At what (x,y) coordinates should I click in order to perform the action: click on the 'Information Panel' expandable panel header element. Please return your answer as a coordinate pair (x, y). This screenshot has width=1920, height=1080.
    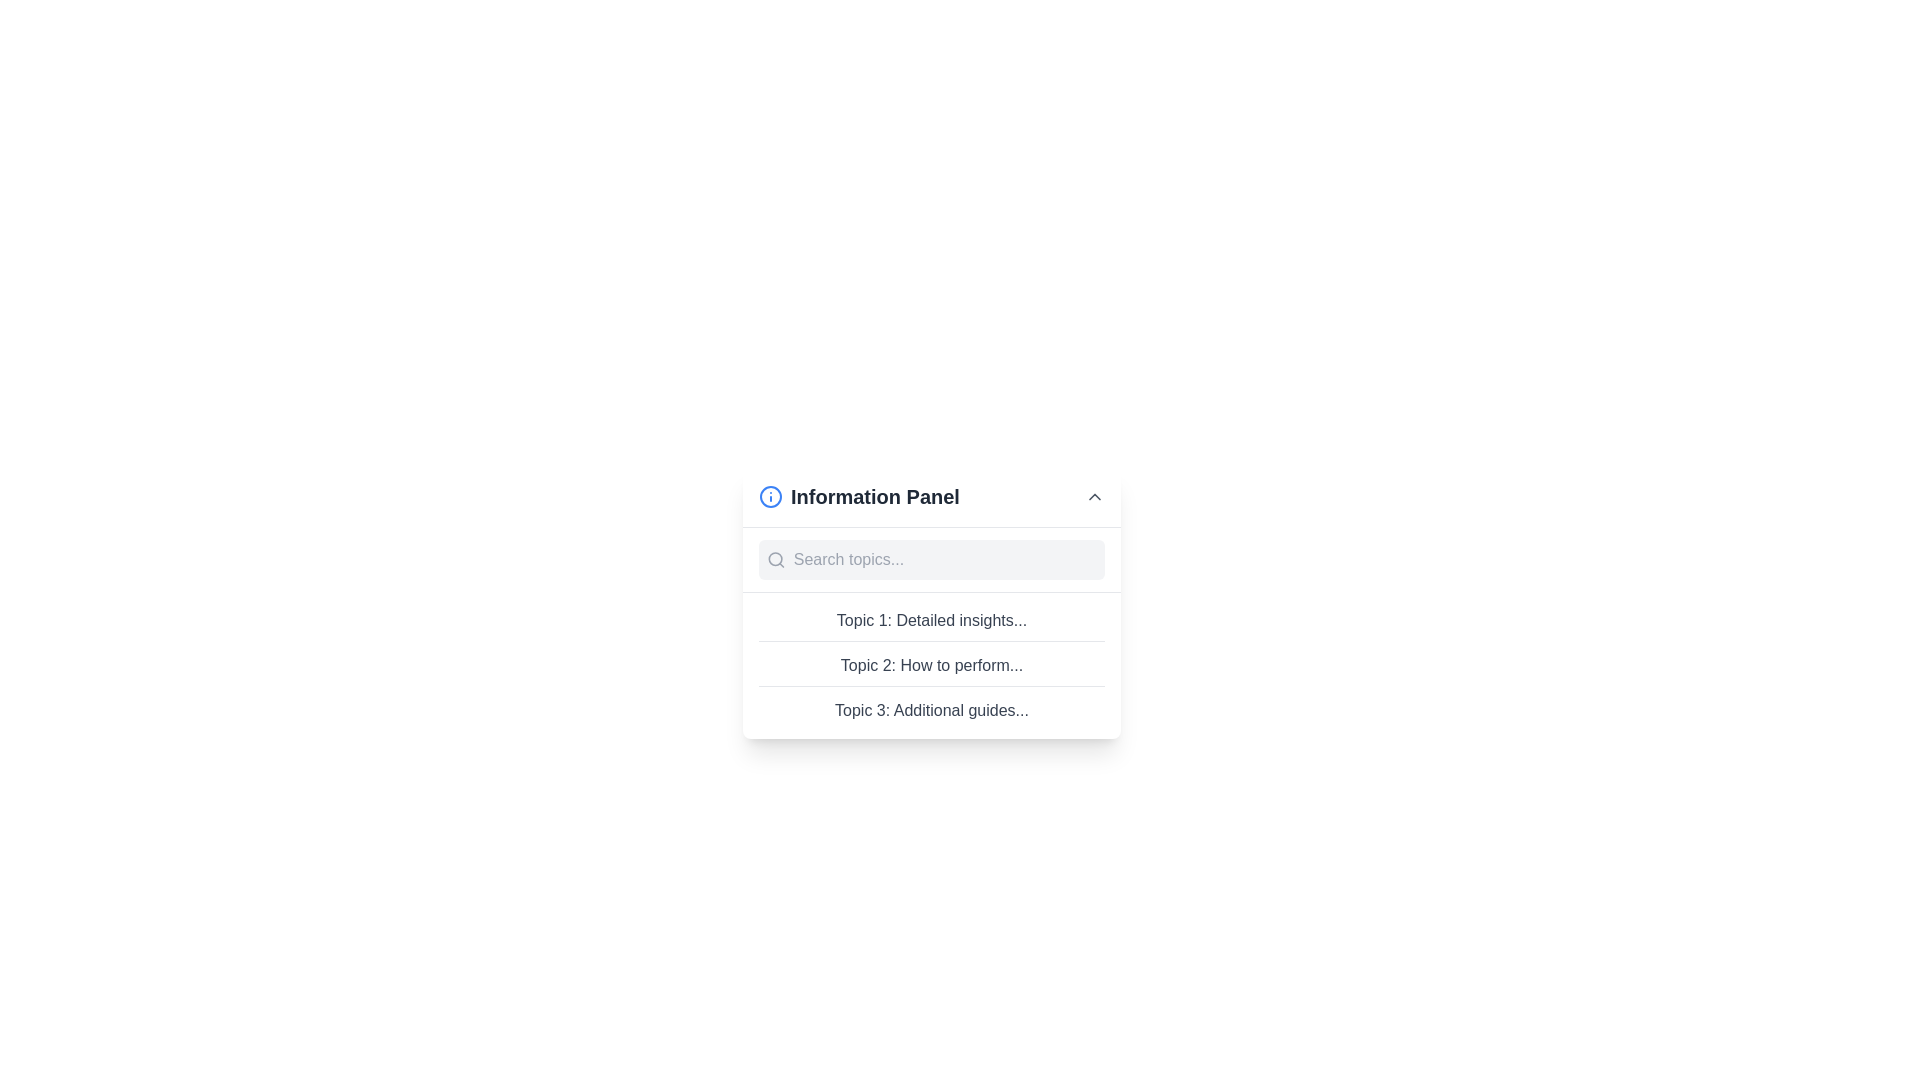
    Looking at the image, I should click on (930, 496).